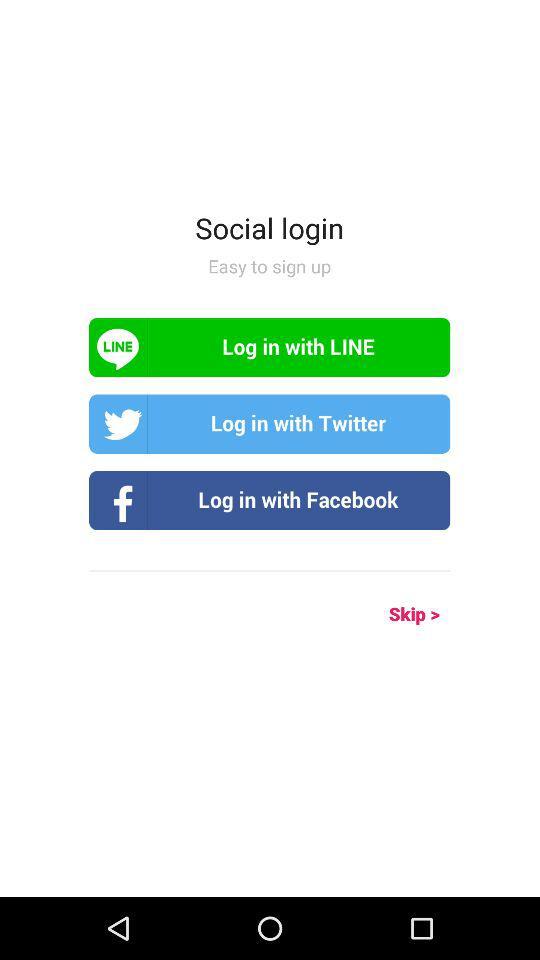 This screenshot has height=960, width=540. Describe the element at coordinates (269, 424) in the screenshot. I see `log into twitter` at that location.